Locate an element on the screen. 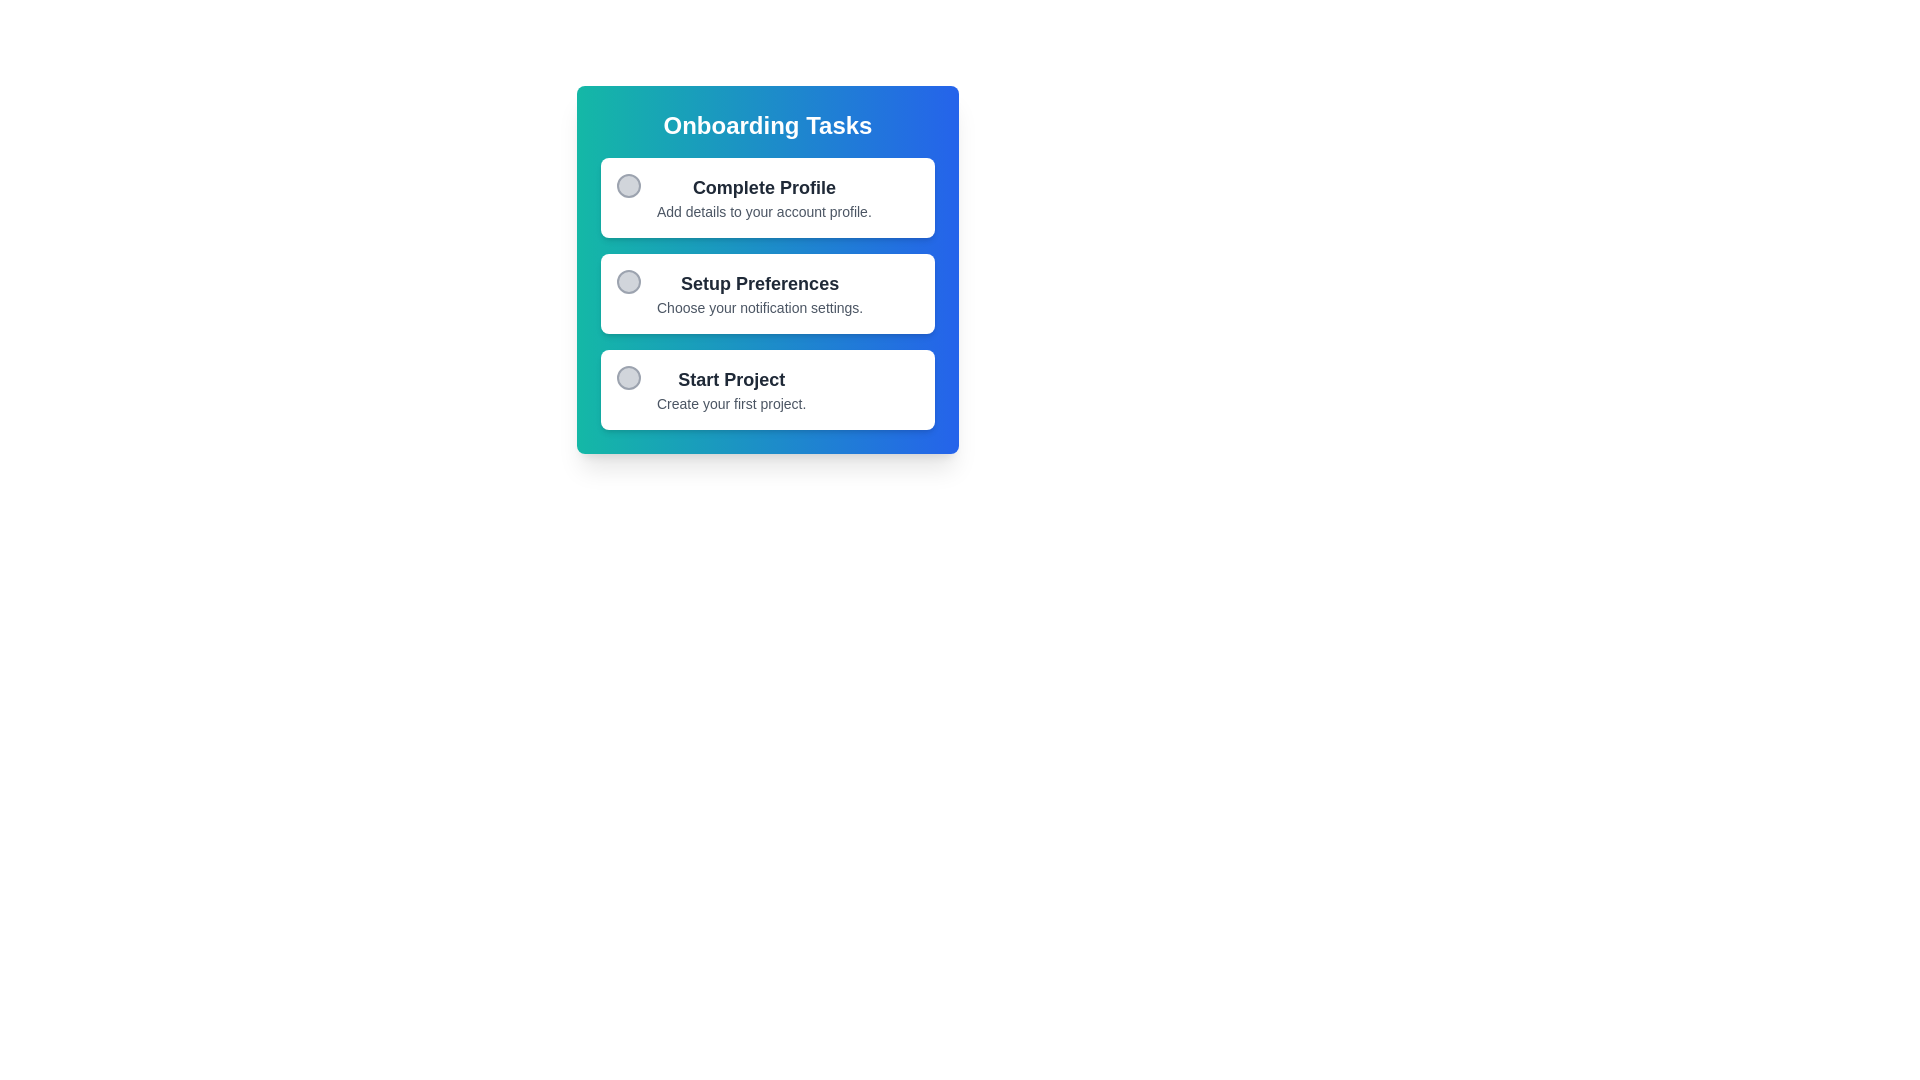  the 'Setup Preferences' label, which is a prominent text label in bold and large font, positioned as the second item in the options list, above 'Start Project' is located at coordinates (759, 284).